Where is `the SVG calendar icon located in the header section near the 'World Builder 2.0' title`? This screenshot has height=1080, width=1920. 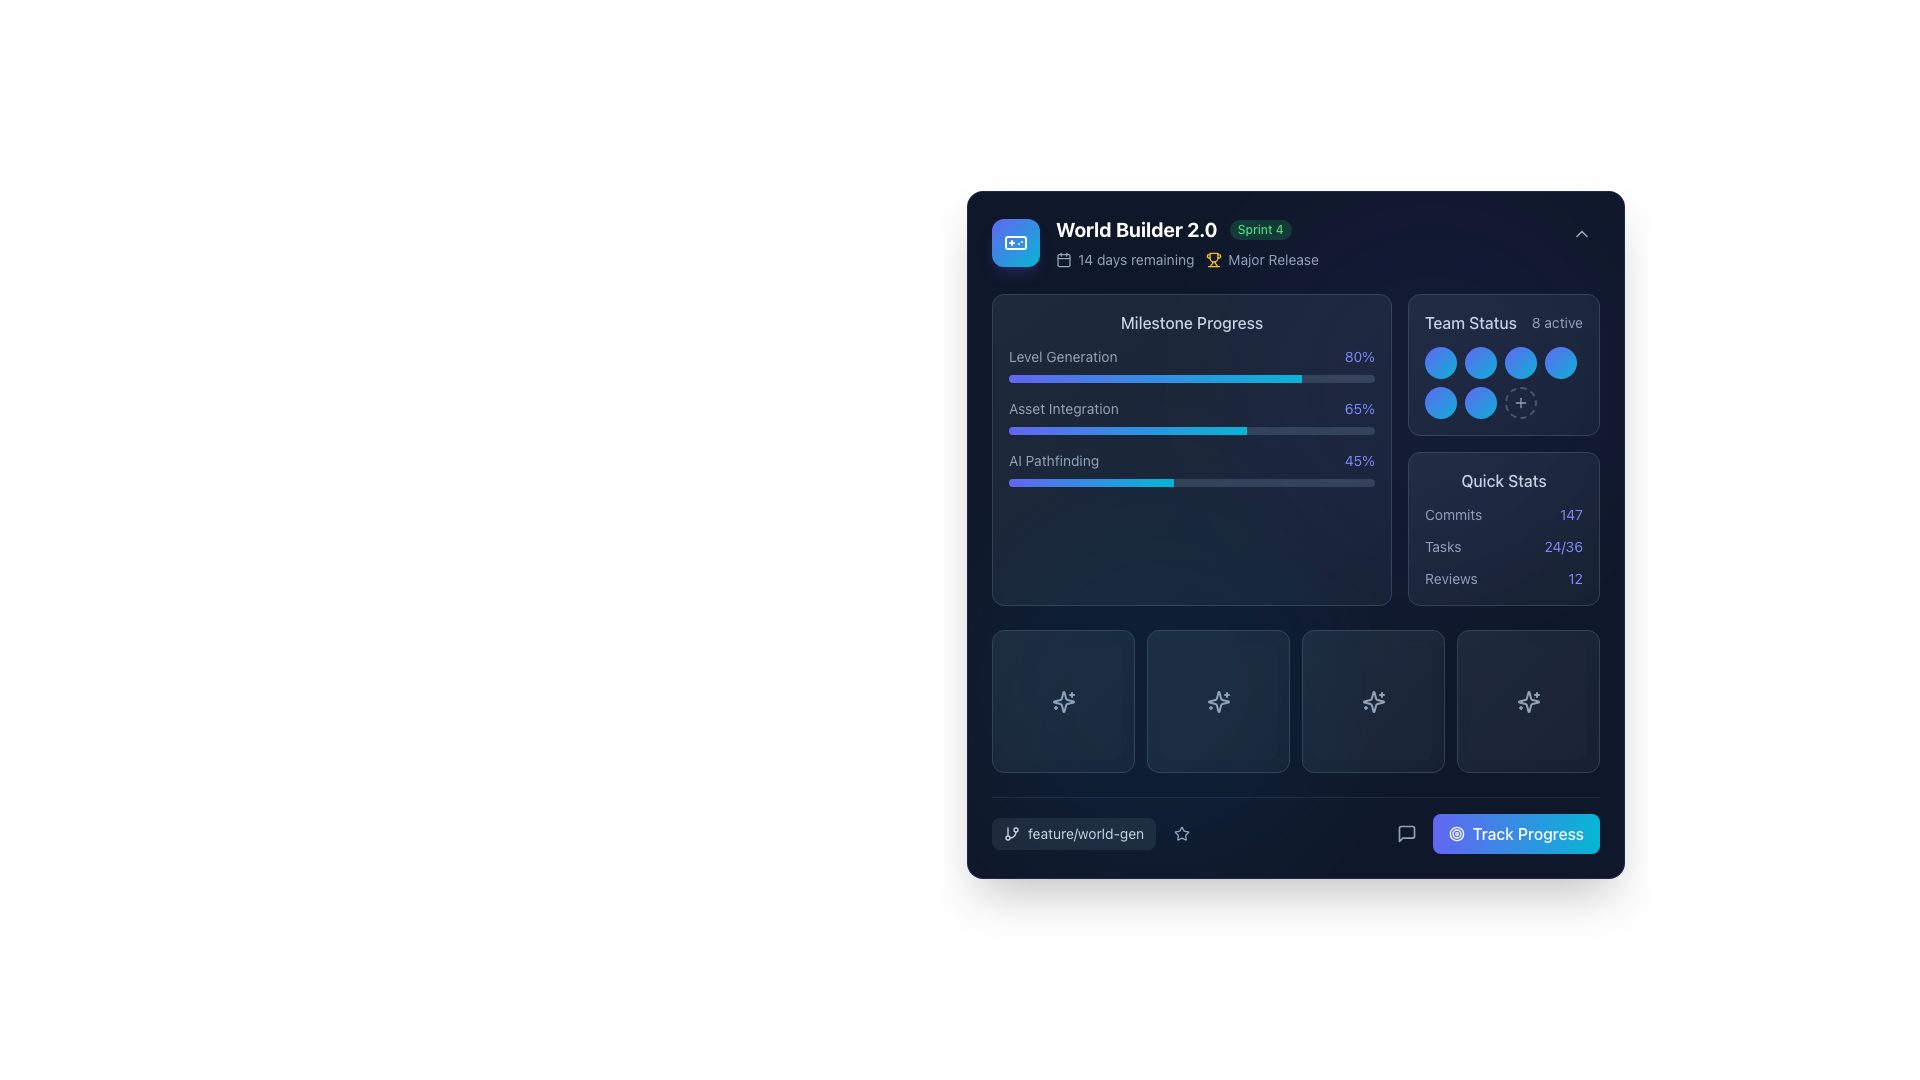
the SVG calendar icon located in the header section near the 'World Builder 2.0' title is located at coordinates (1063, 258).